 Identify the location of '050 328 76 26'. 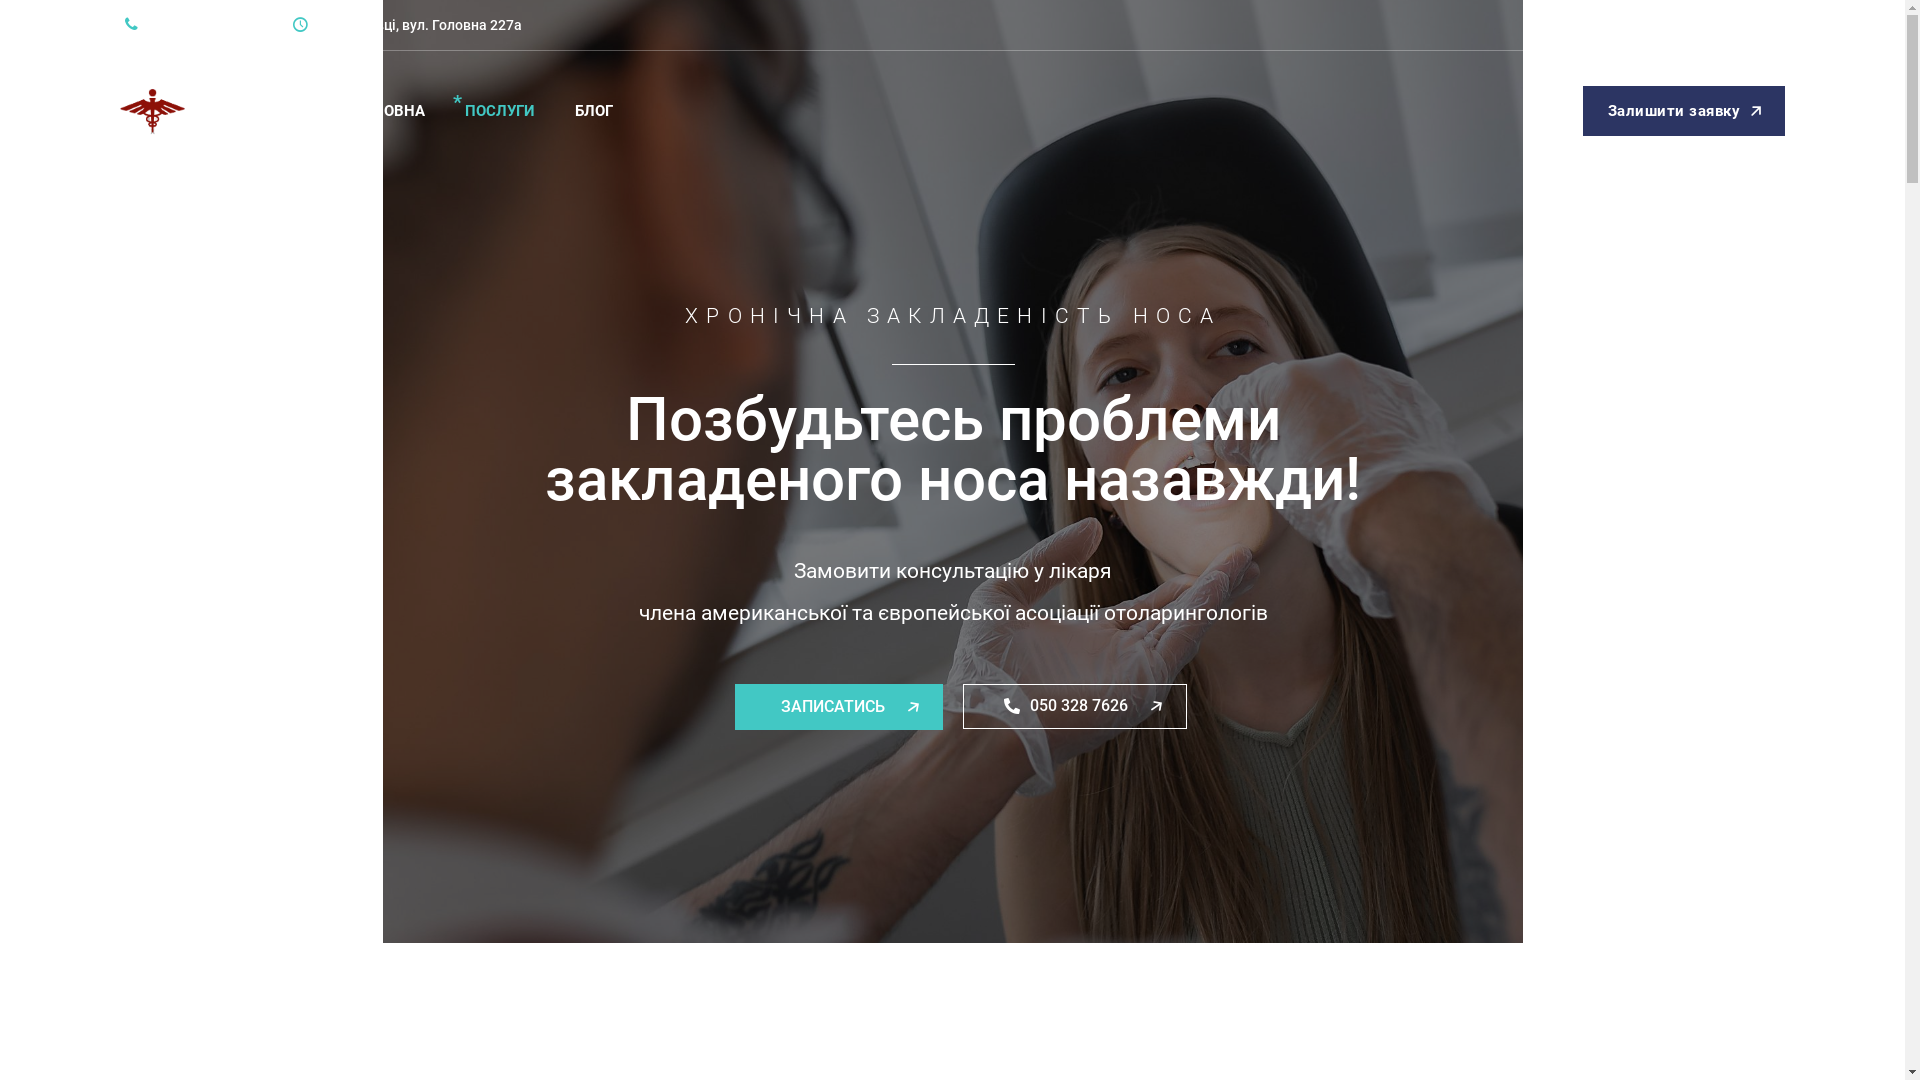
(179, 24).